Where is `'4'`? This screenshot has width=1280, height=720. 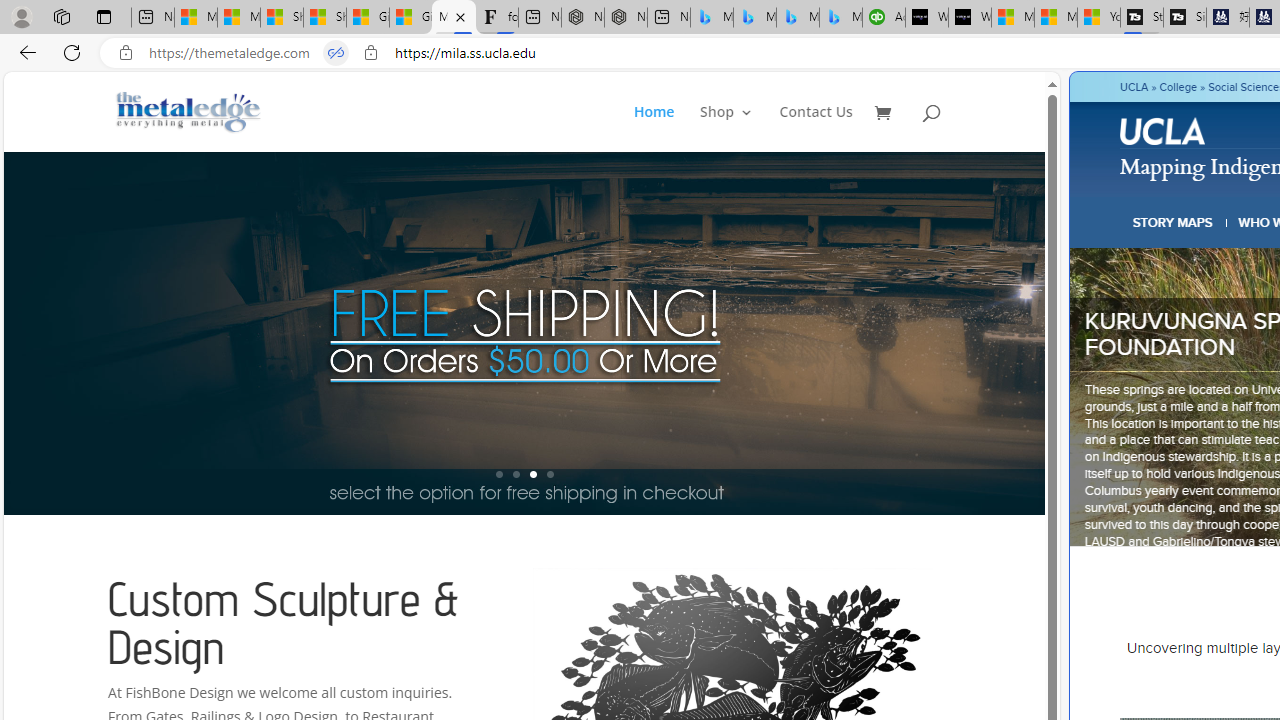 '4' is located at coordinates (550, 474).